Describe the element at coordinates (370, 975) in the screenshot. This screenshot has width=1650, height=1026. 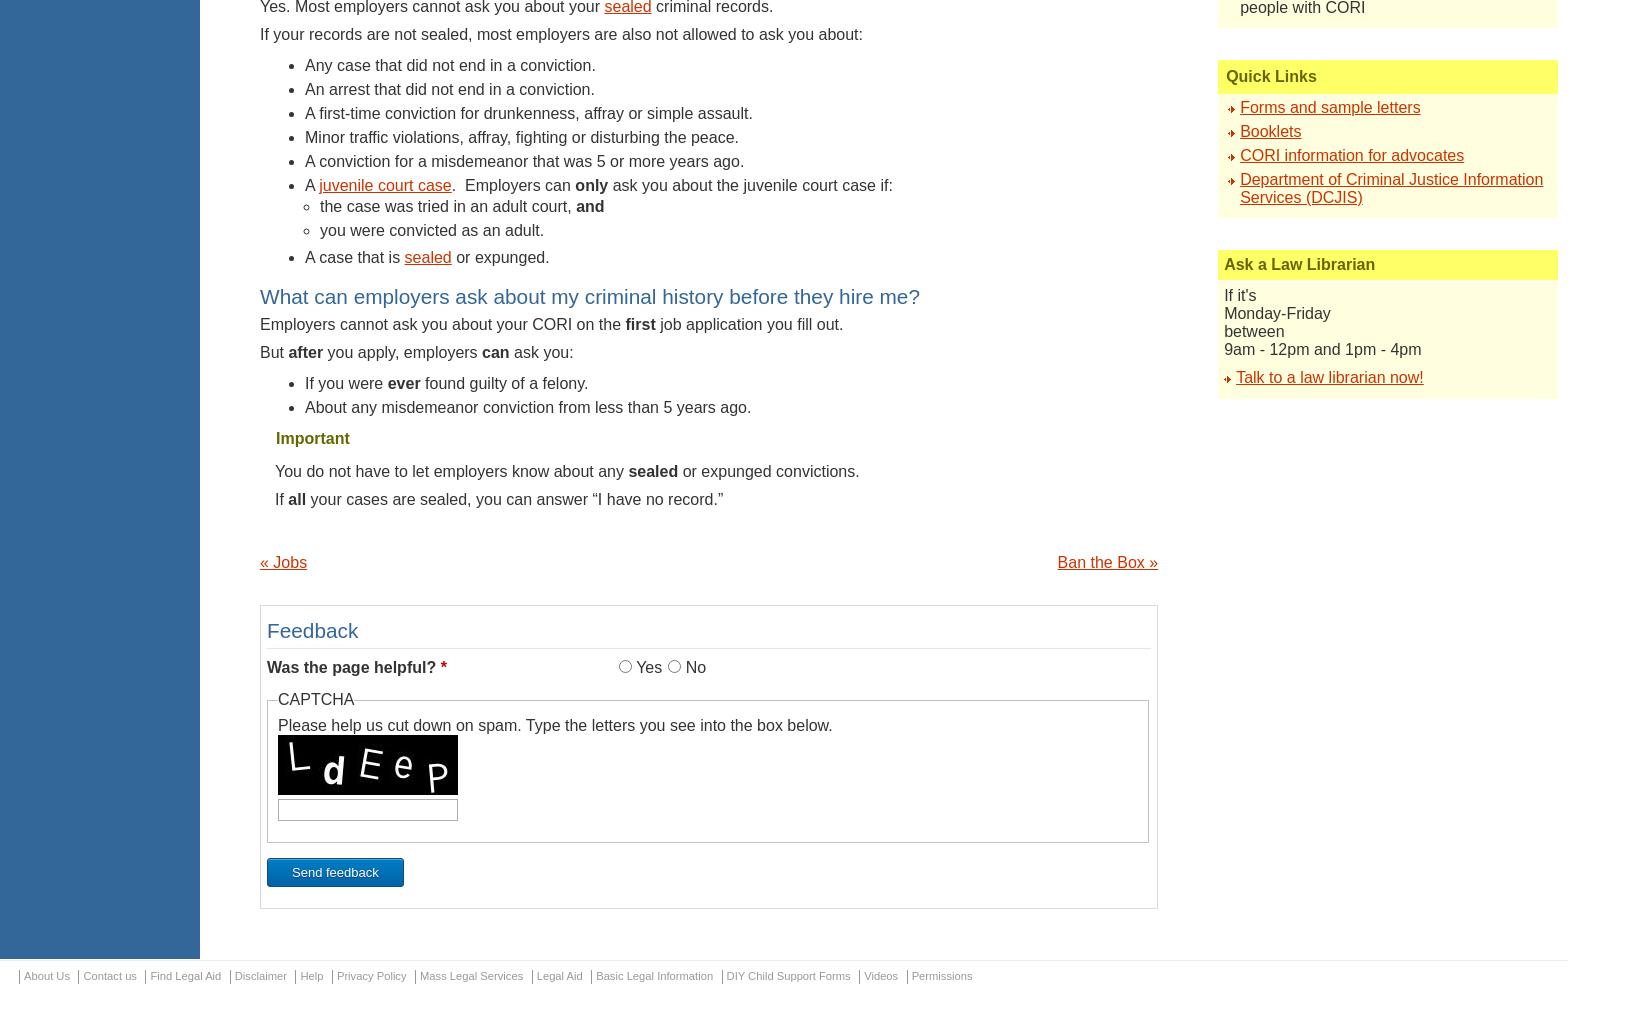
I see `'Privacy Policy'` at that location.